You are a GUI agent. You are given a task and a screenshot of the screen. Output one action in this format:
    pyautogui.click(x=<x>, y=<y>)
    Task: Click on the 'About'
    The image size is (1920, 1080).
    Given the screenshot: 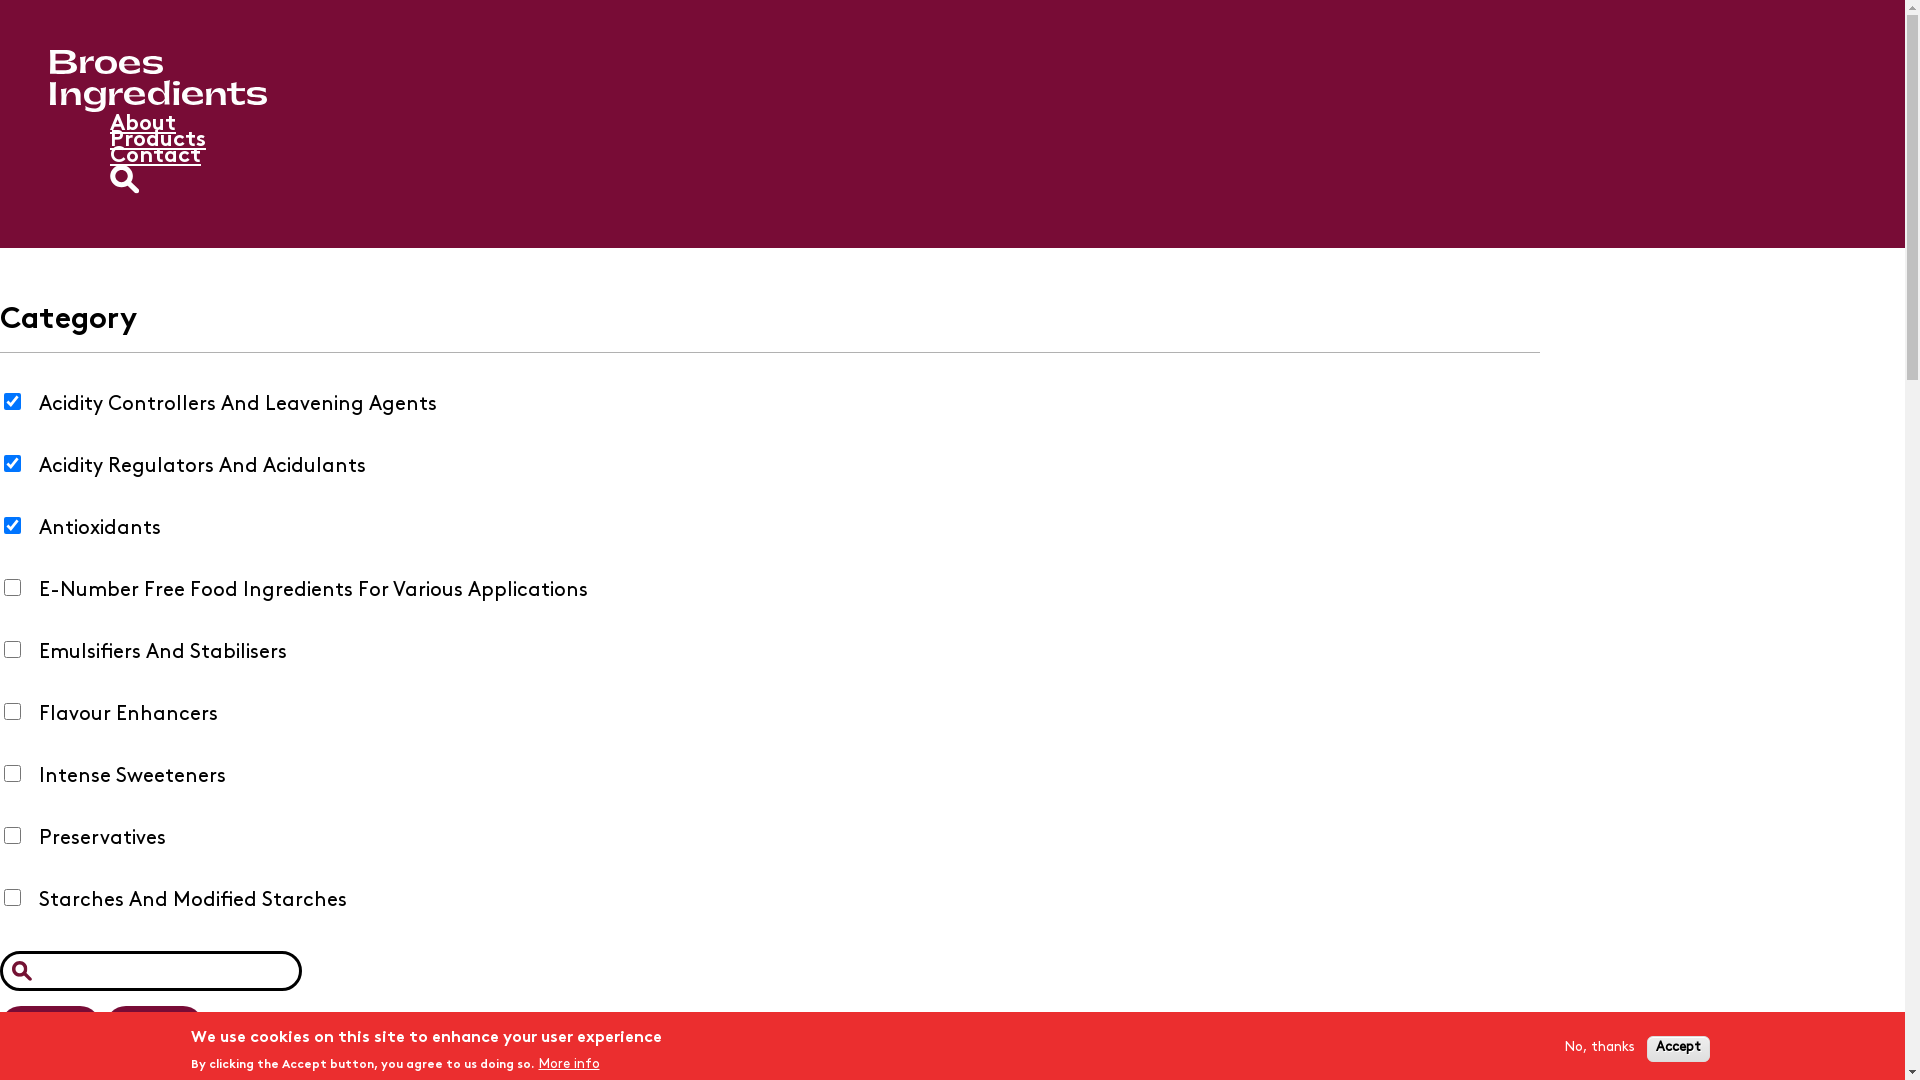 What is the action you would take?
    pyautogui.click(x=142, y=124)
    